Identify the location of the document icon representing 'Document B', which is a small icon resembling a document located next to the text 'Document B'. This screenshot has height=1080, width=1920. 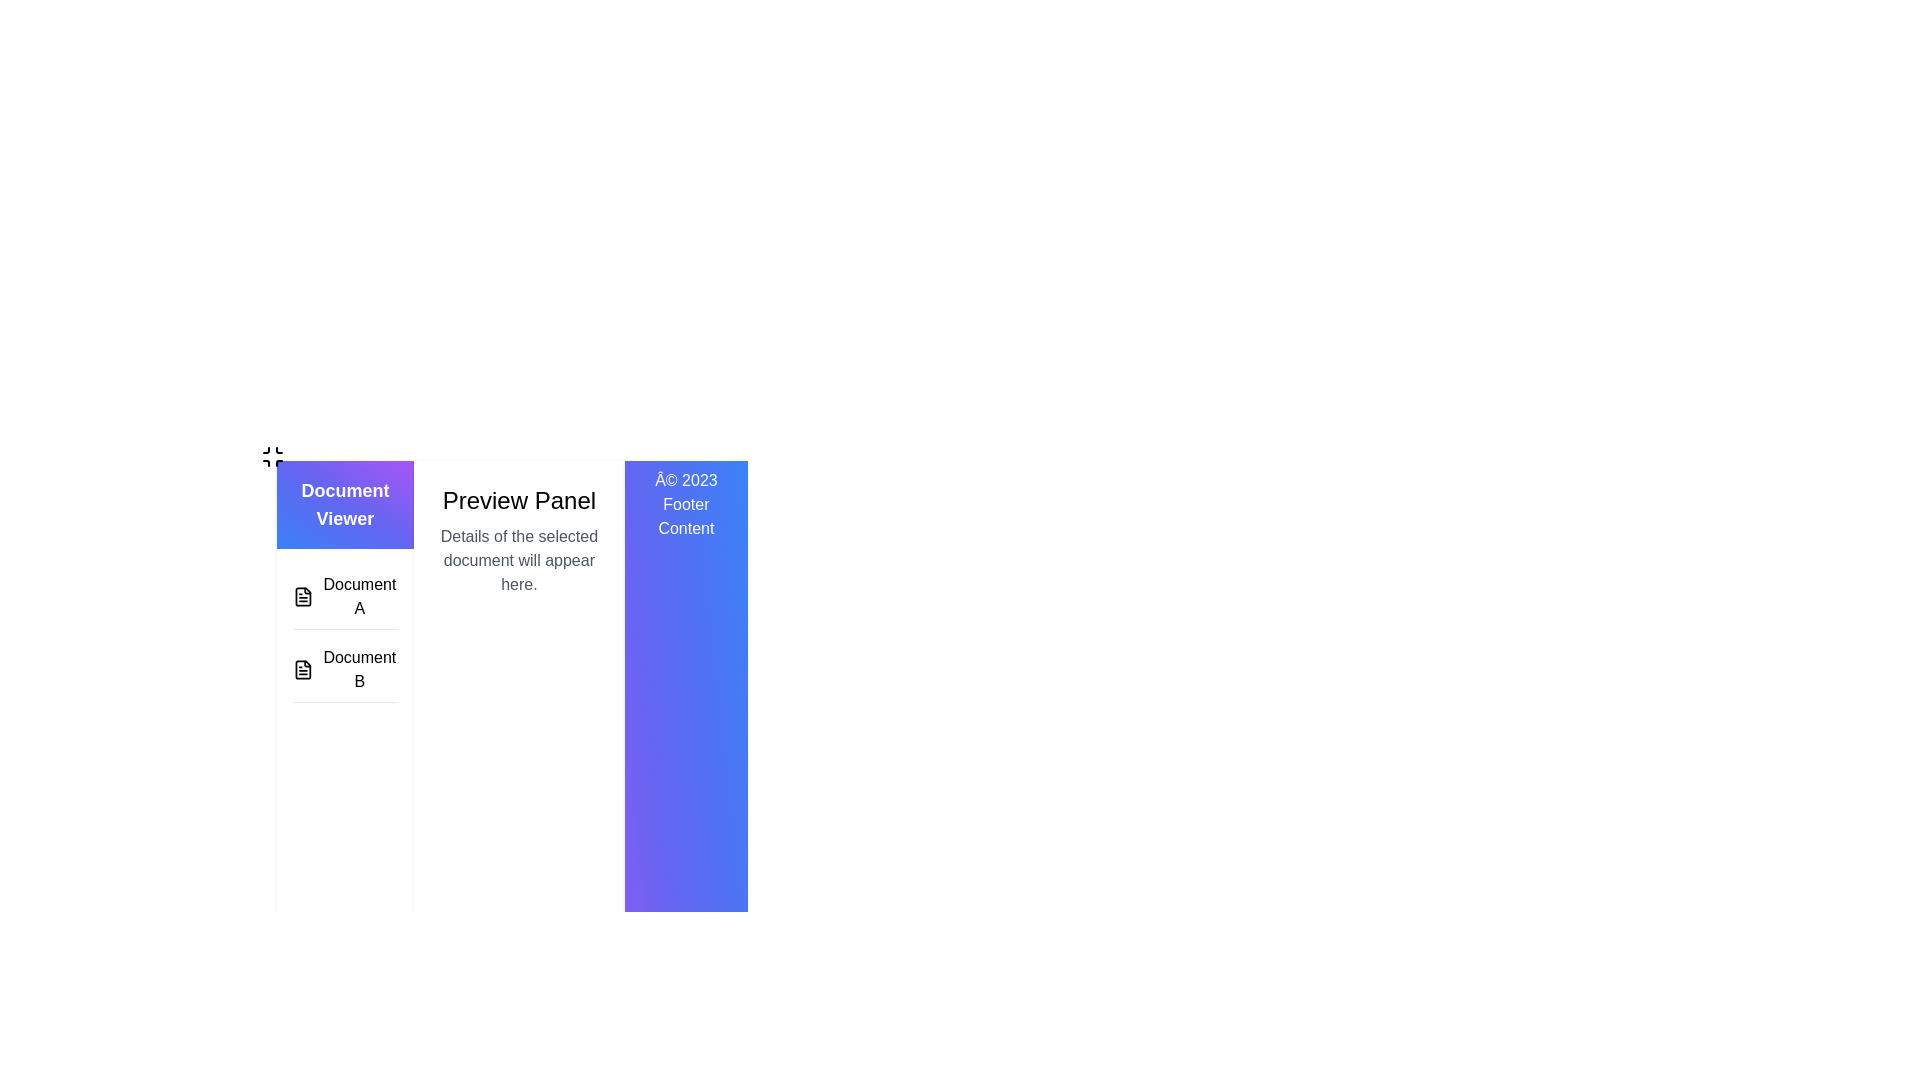
(302, 670).